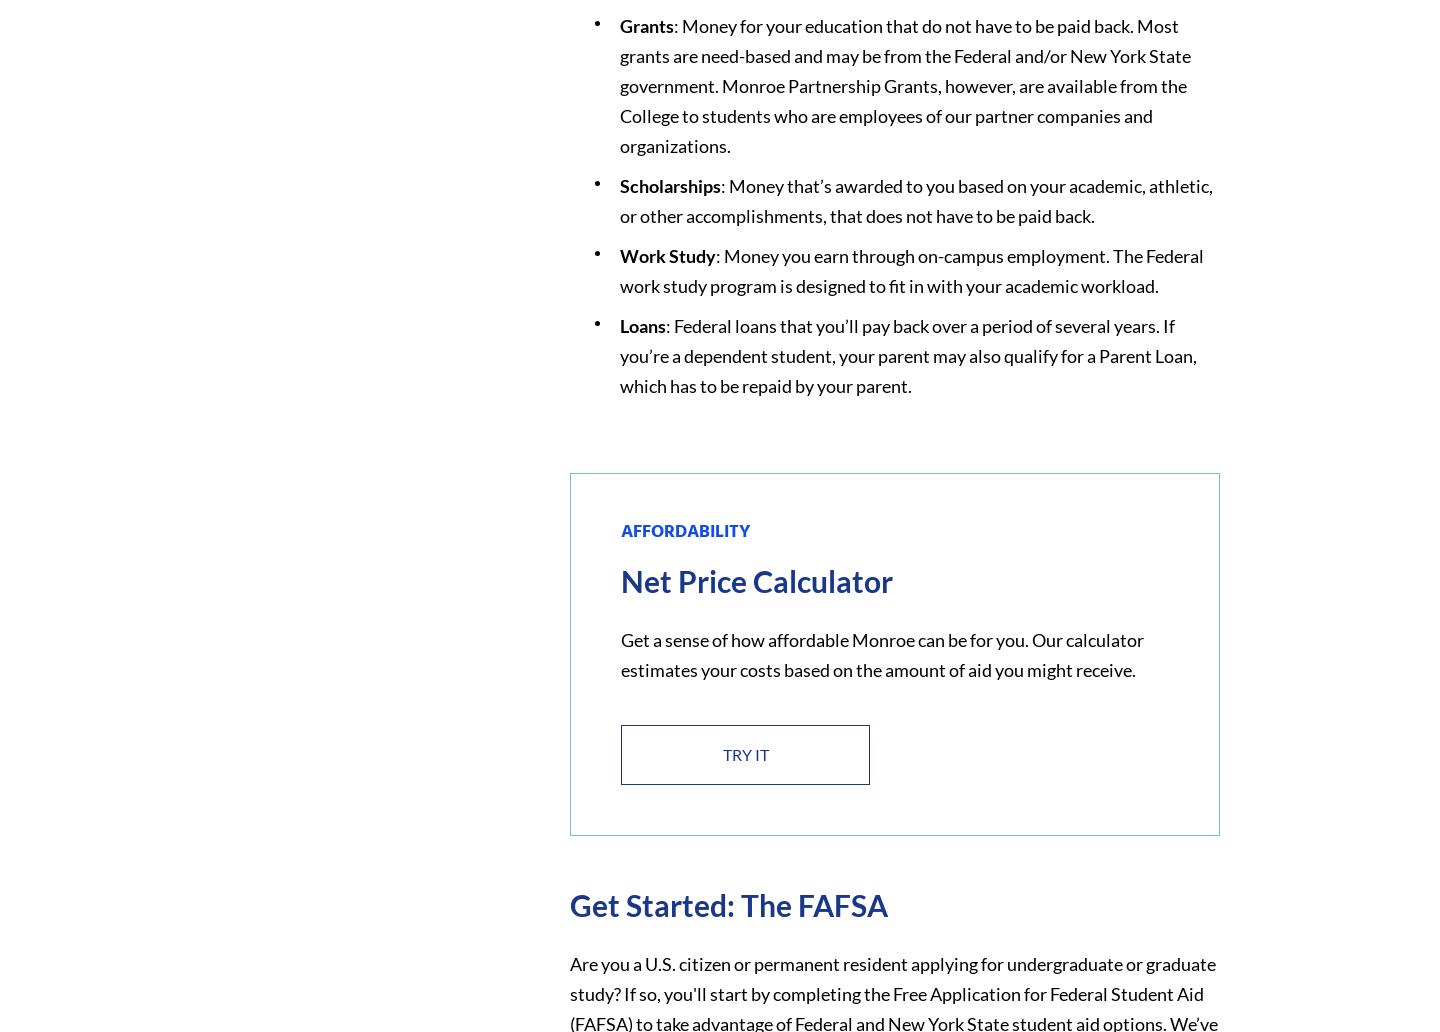  I want to click on 'Scholarships', so click(669, 184).